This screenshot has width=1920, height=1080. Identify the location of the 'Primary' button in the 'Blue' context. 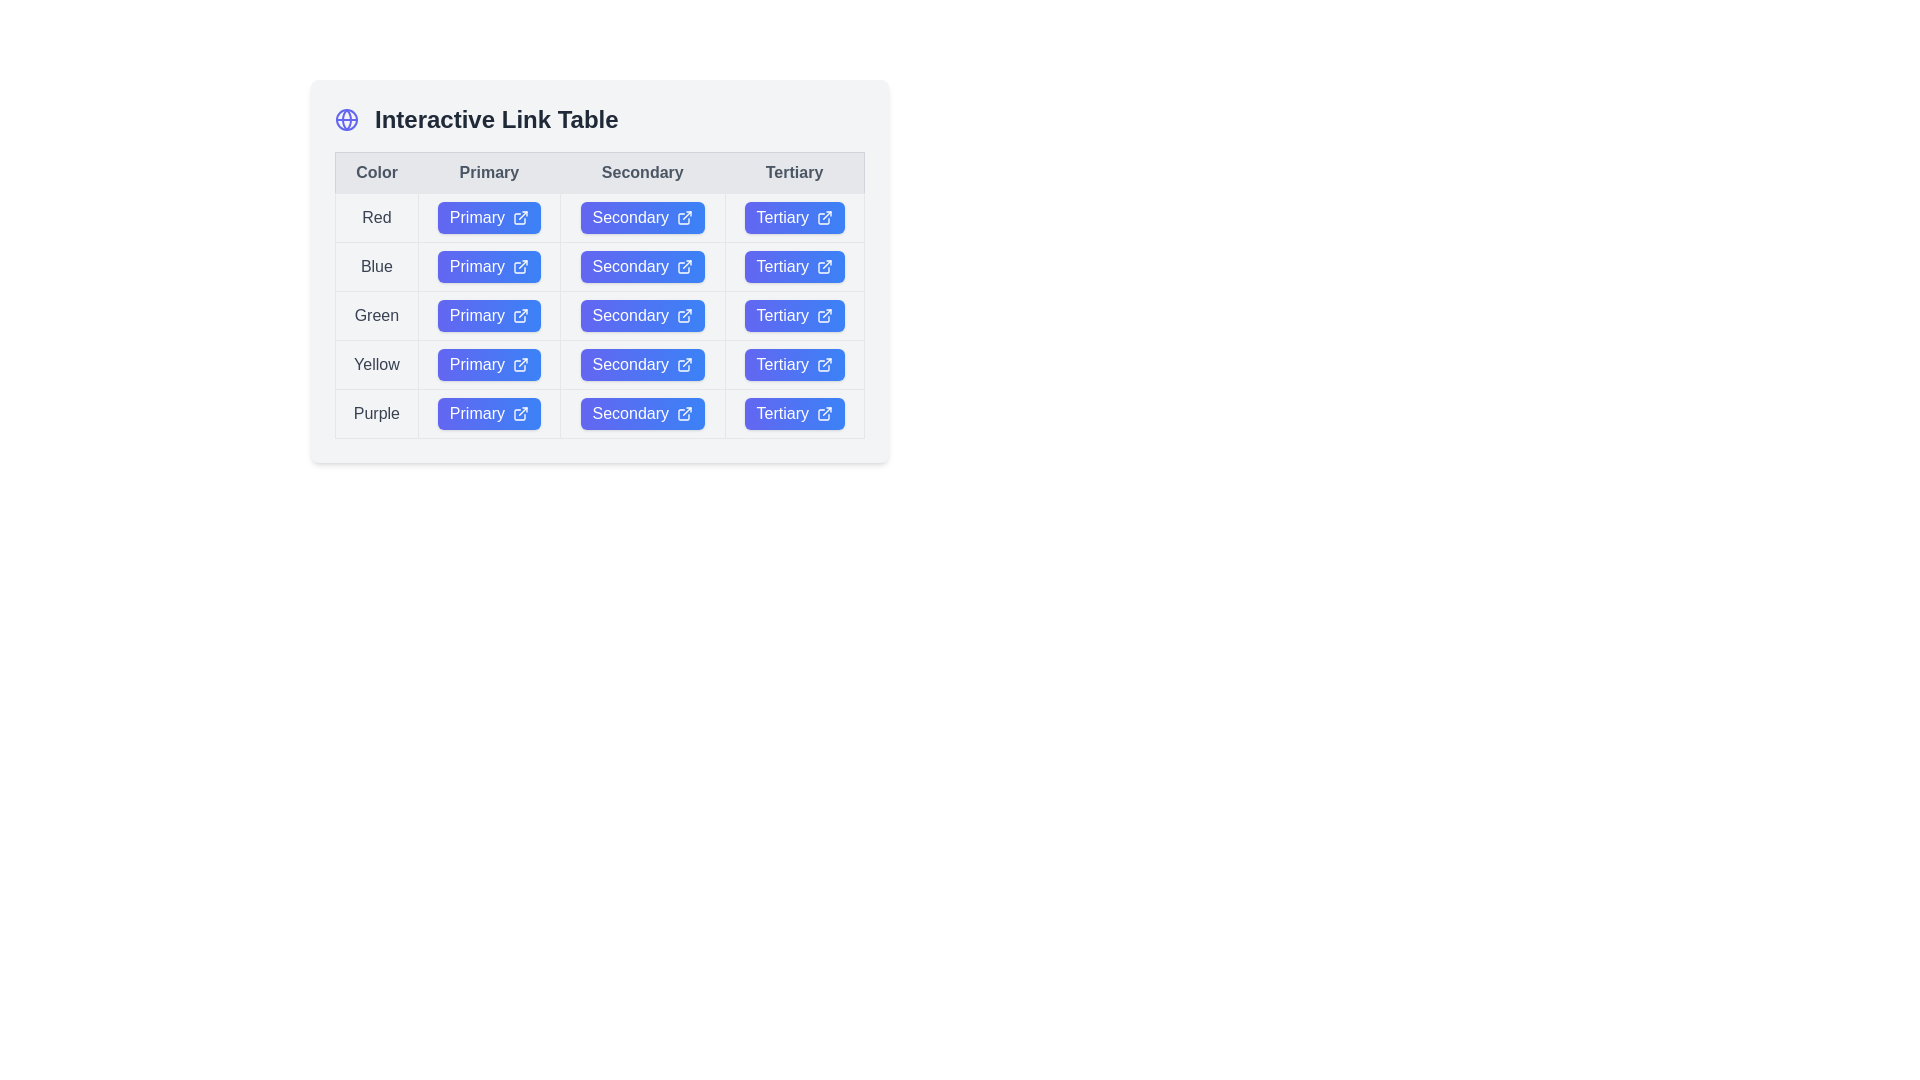
(489, 265).